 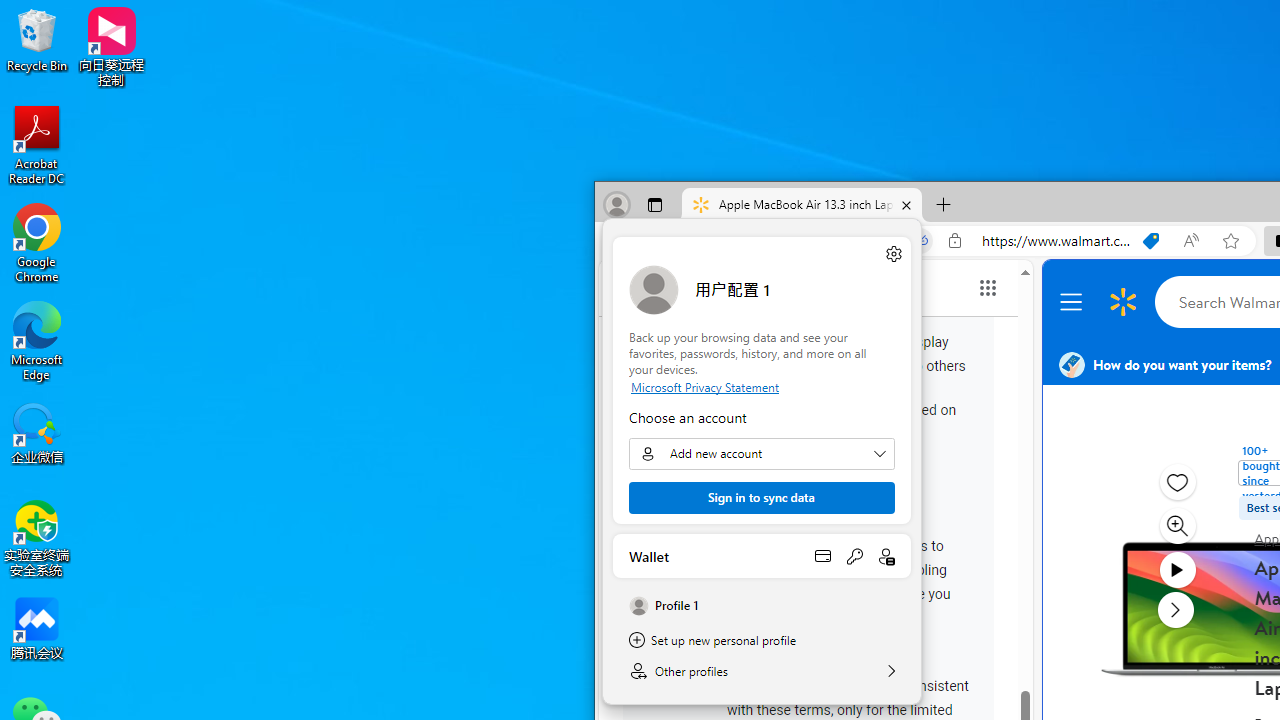 What do you see at coordinates (885, 555) in the screenshot?
I see `'Open personal info'` at bounding box center [885, 555].